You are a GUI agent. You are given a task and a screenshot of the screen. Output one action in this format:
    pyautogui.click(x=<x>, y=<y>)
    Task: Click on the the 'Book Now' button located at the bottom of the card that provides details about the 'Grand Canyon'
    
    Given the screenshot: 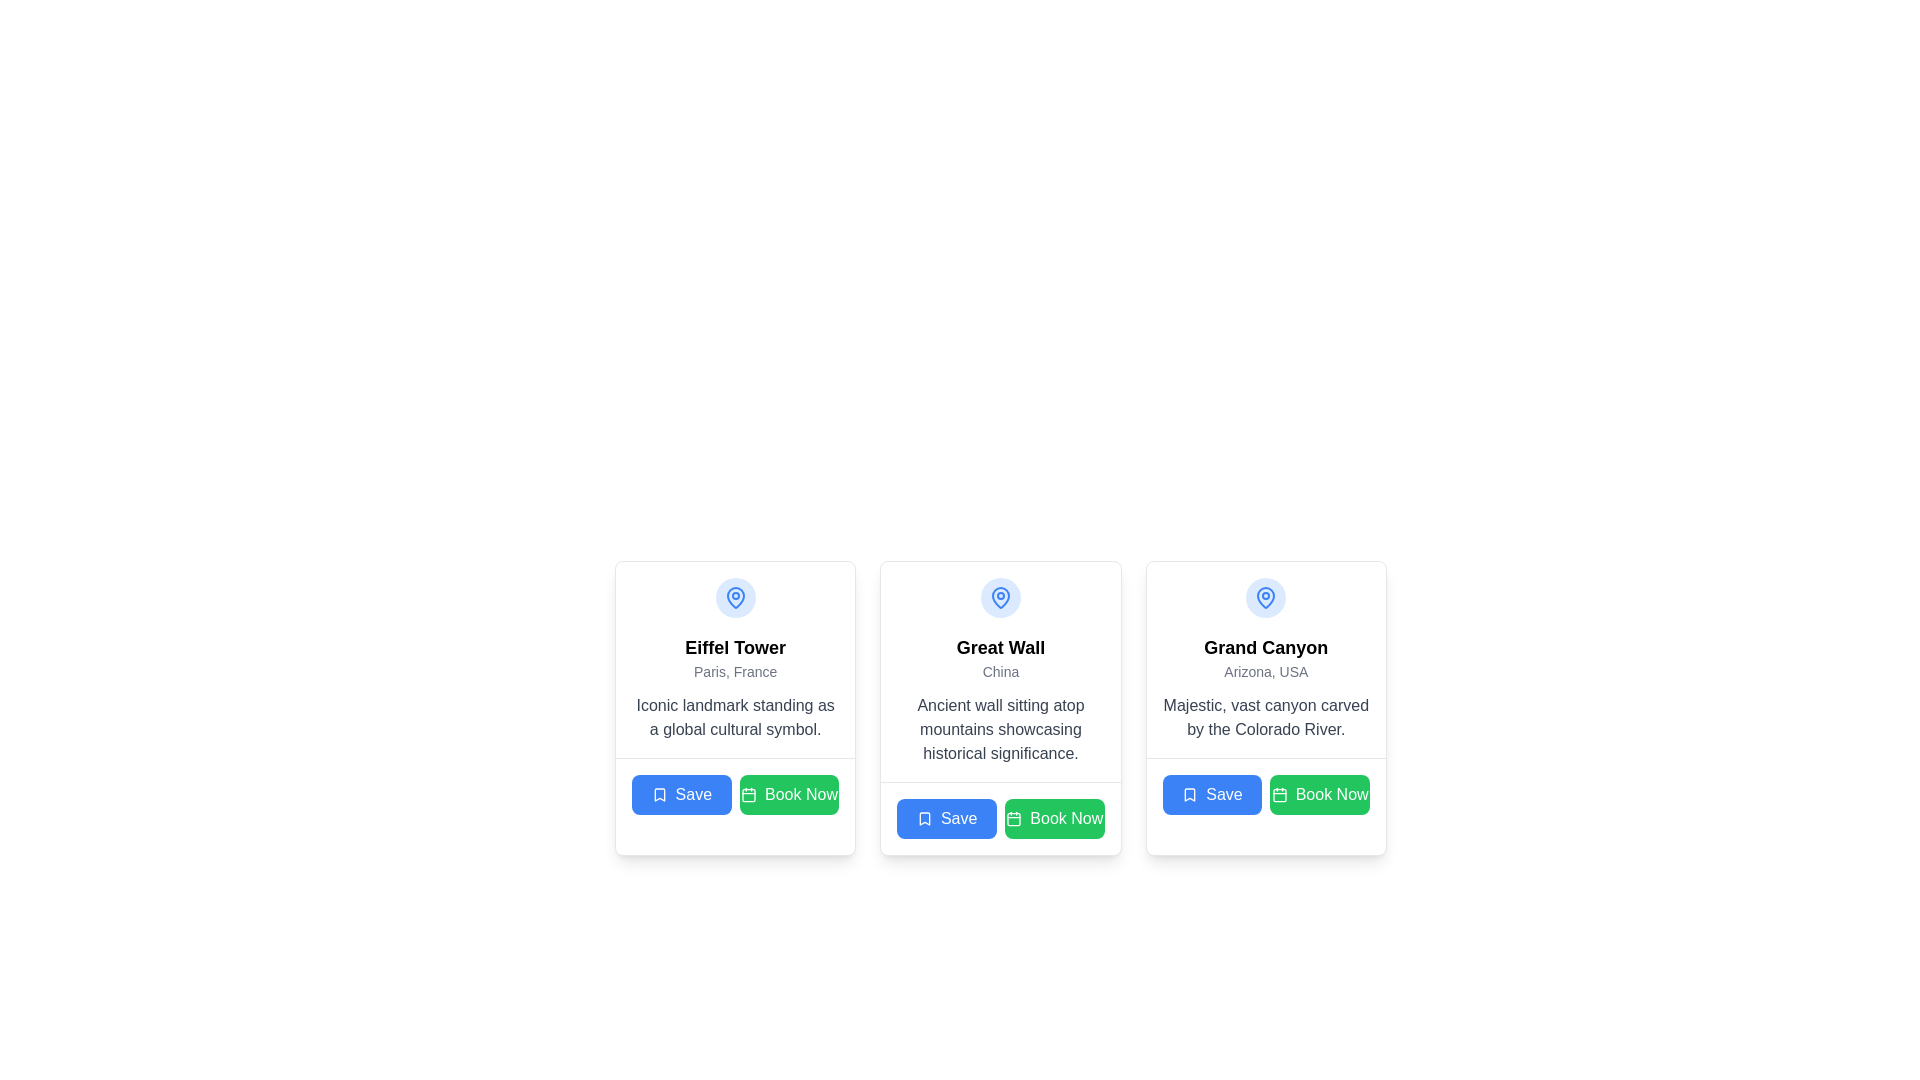 What is the action you would take?
    pyautogui.click(x=1265, y=793)
    